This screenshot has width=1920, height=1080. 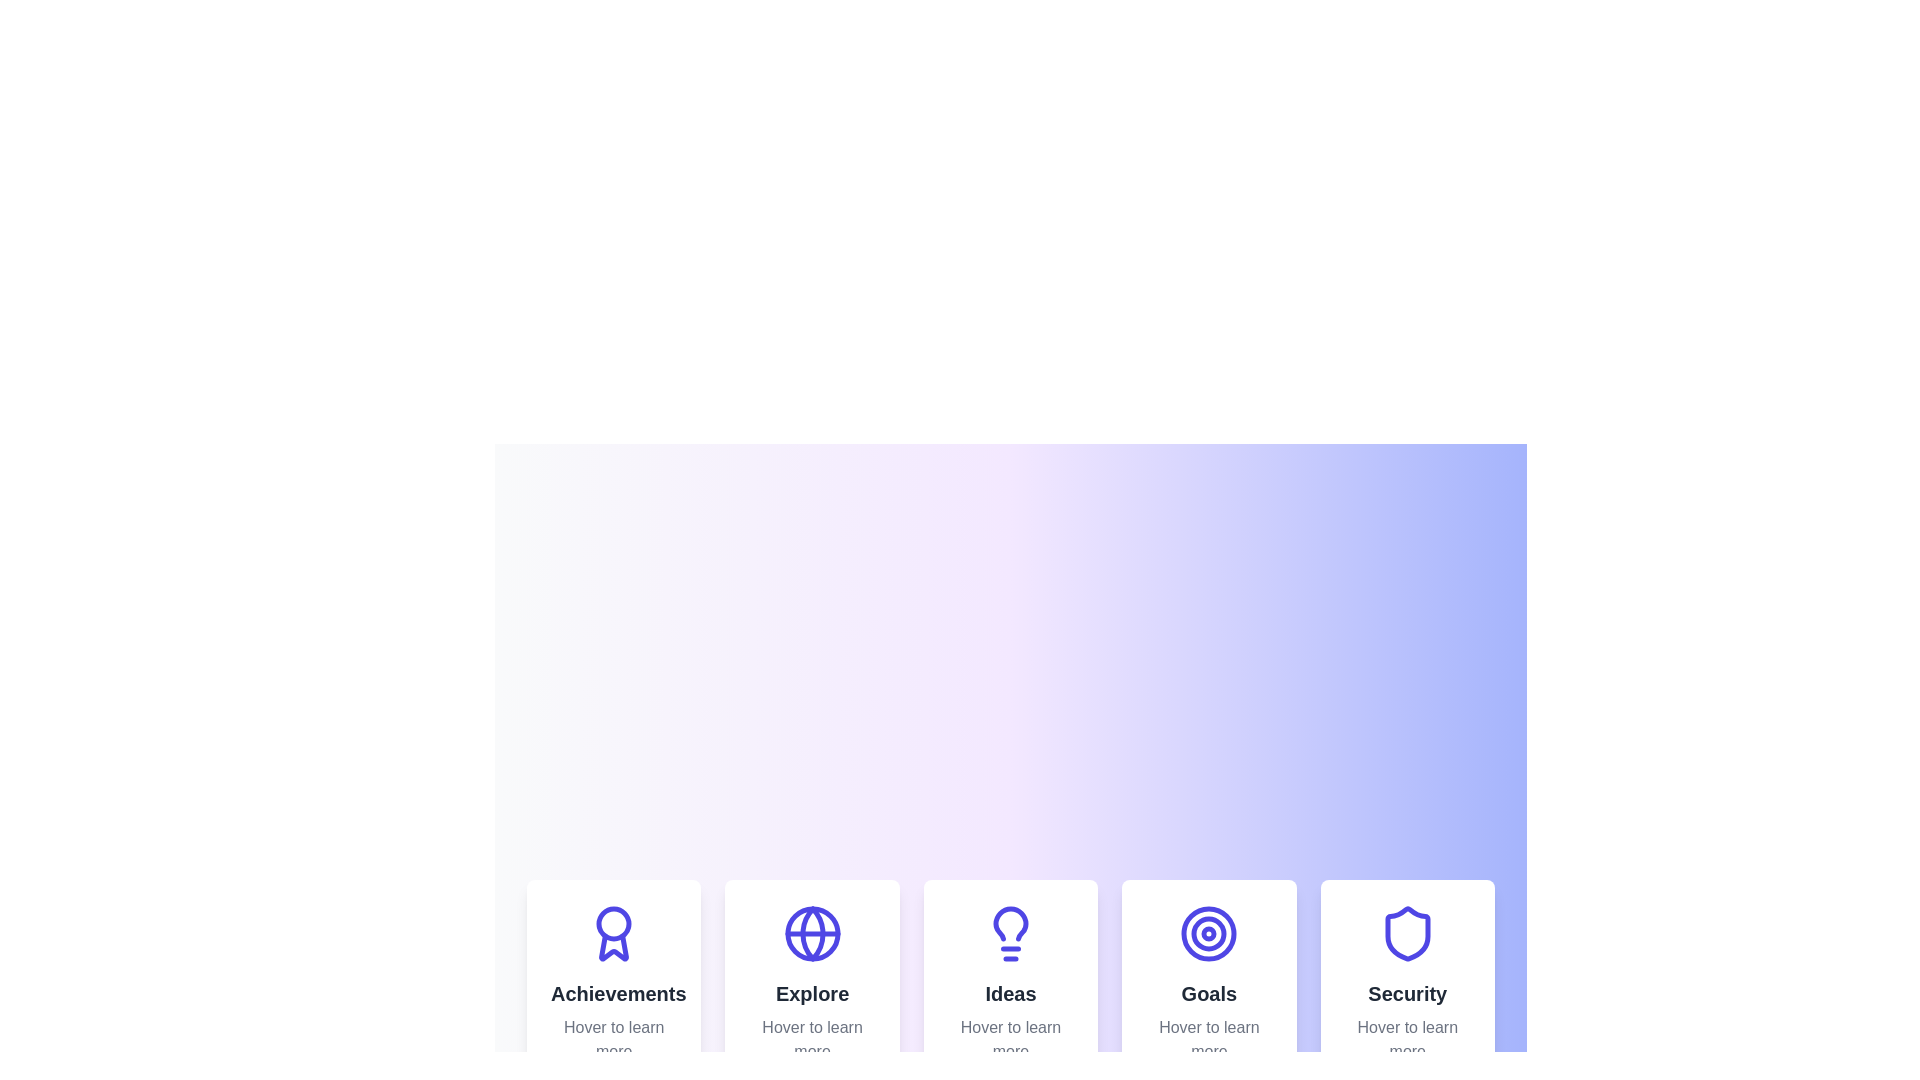 What do you see at coordinates (613, 924) in the screenshot?
I see `the circular SVG shape within the award icon, which has a gradient blue and white background and is positioned above the 'Achievements' label` at bounding box center [613, 924].